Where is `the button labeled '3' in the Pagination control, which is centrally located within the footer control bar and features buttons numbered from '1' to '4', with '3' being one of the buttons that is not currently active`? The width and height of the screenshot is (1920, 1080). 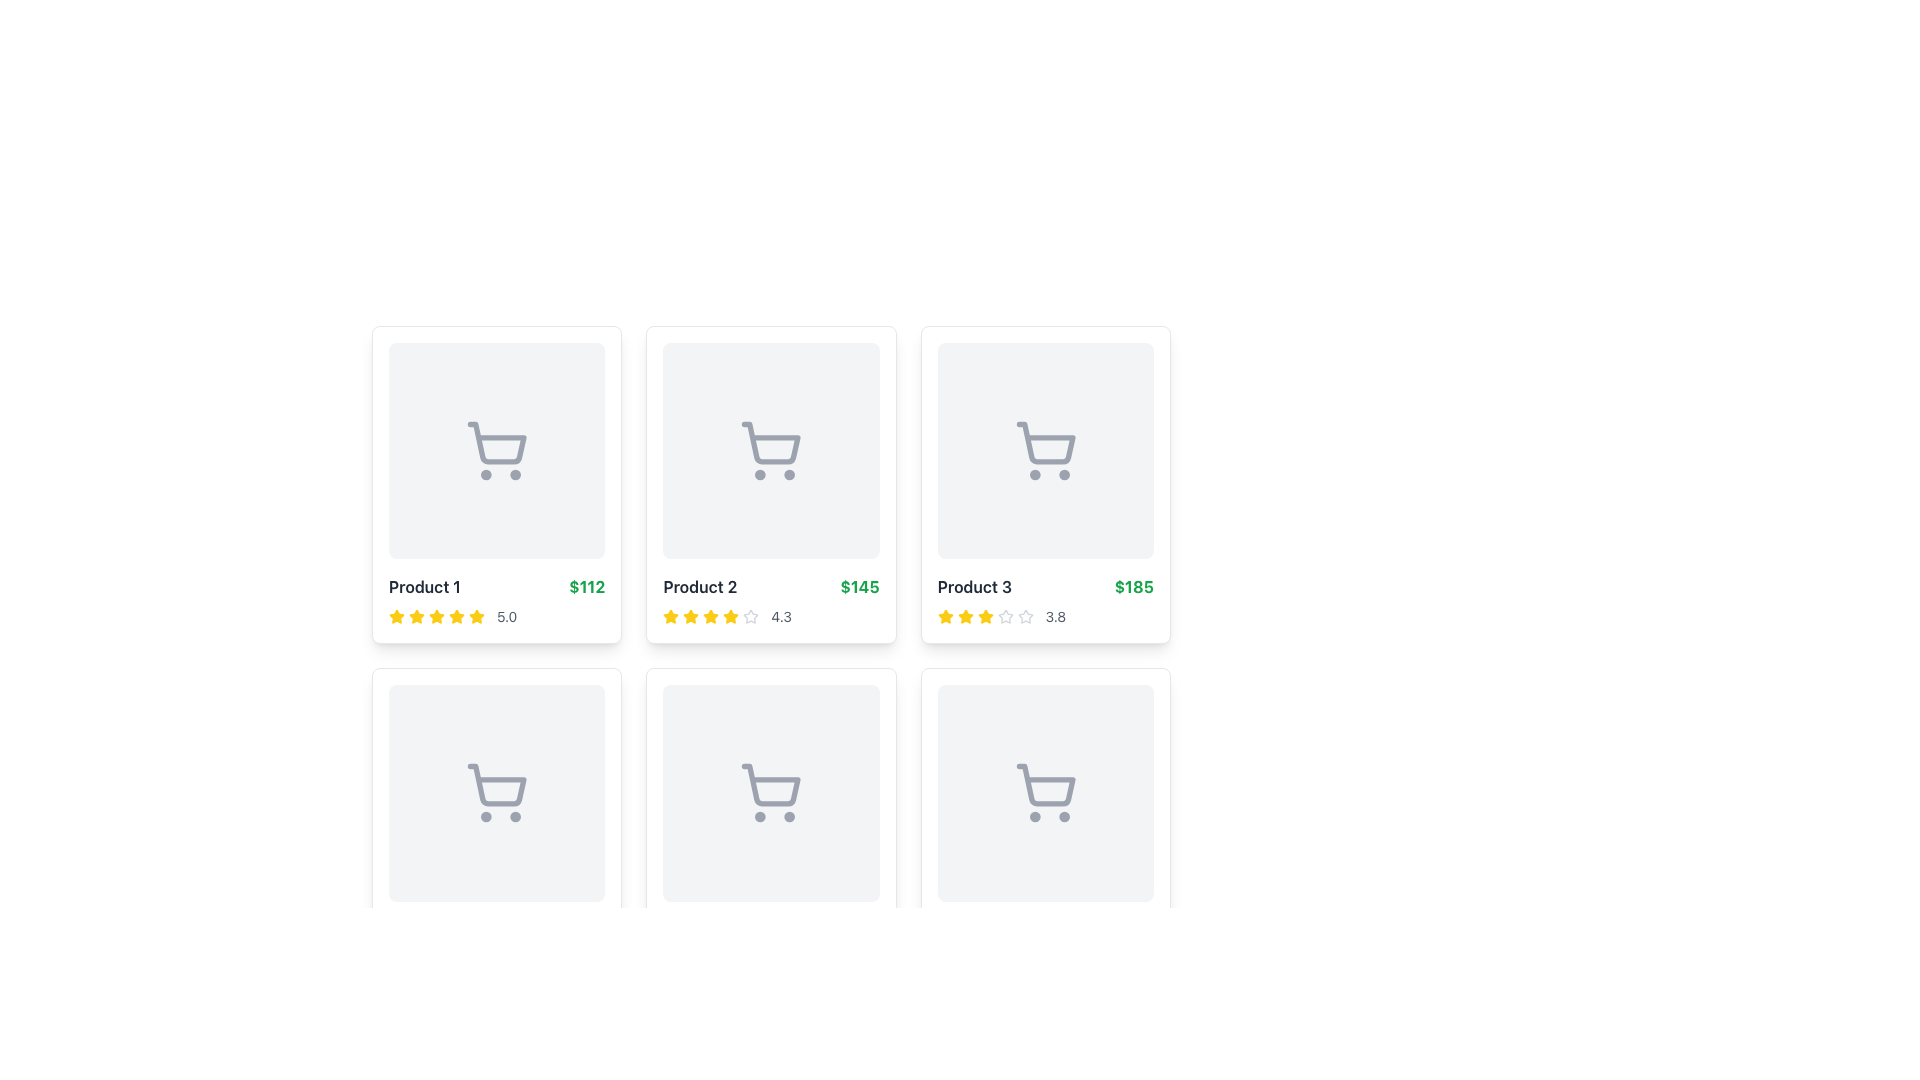 the button labeled '3' in the Pagination control, which is centrally located within the footer control bar and features buttons numbered from '1' to '4', with '3' being one of the buttons that is not currently active is located at coordinates (1038, 1047).